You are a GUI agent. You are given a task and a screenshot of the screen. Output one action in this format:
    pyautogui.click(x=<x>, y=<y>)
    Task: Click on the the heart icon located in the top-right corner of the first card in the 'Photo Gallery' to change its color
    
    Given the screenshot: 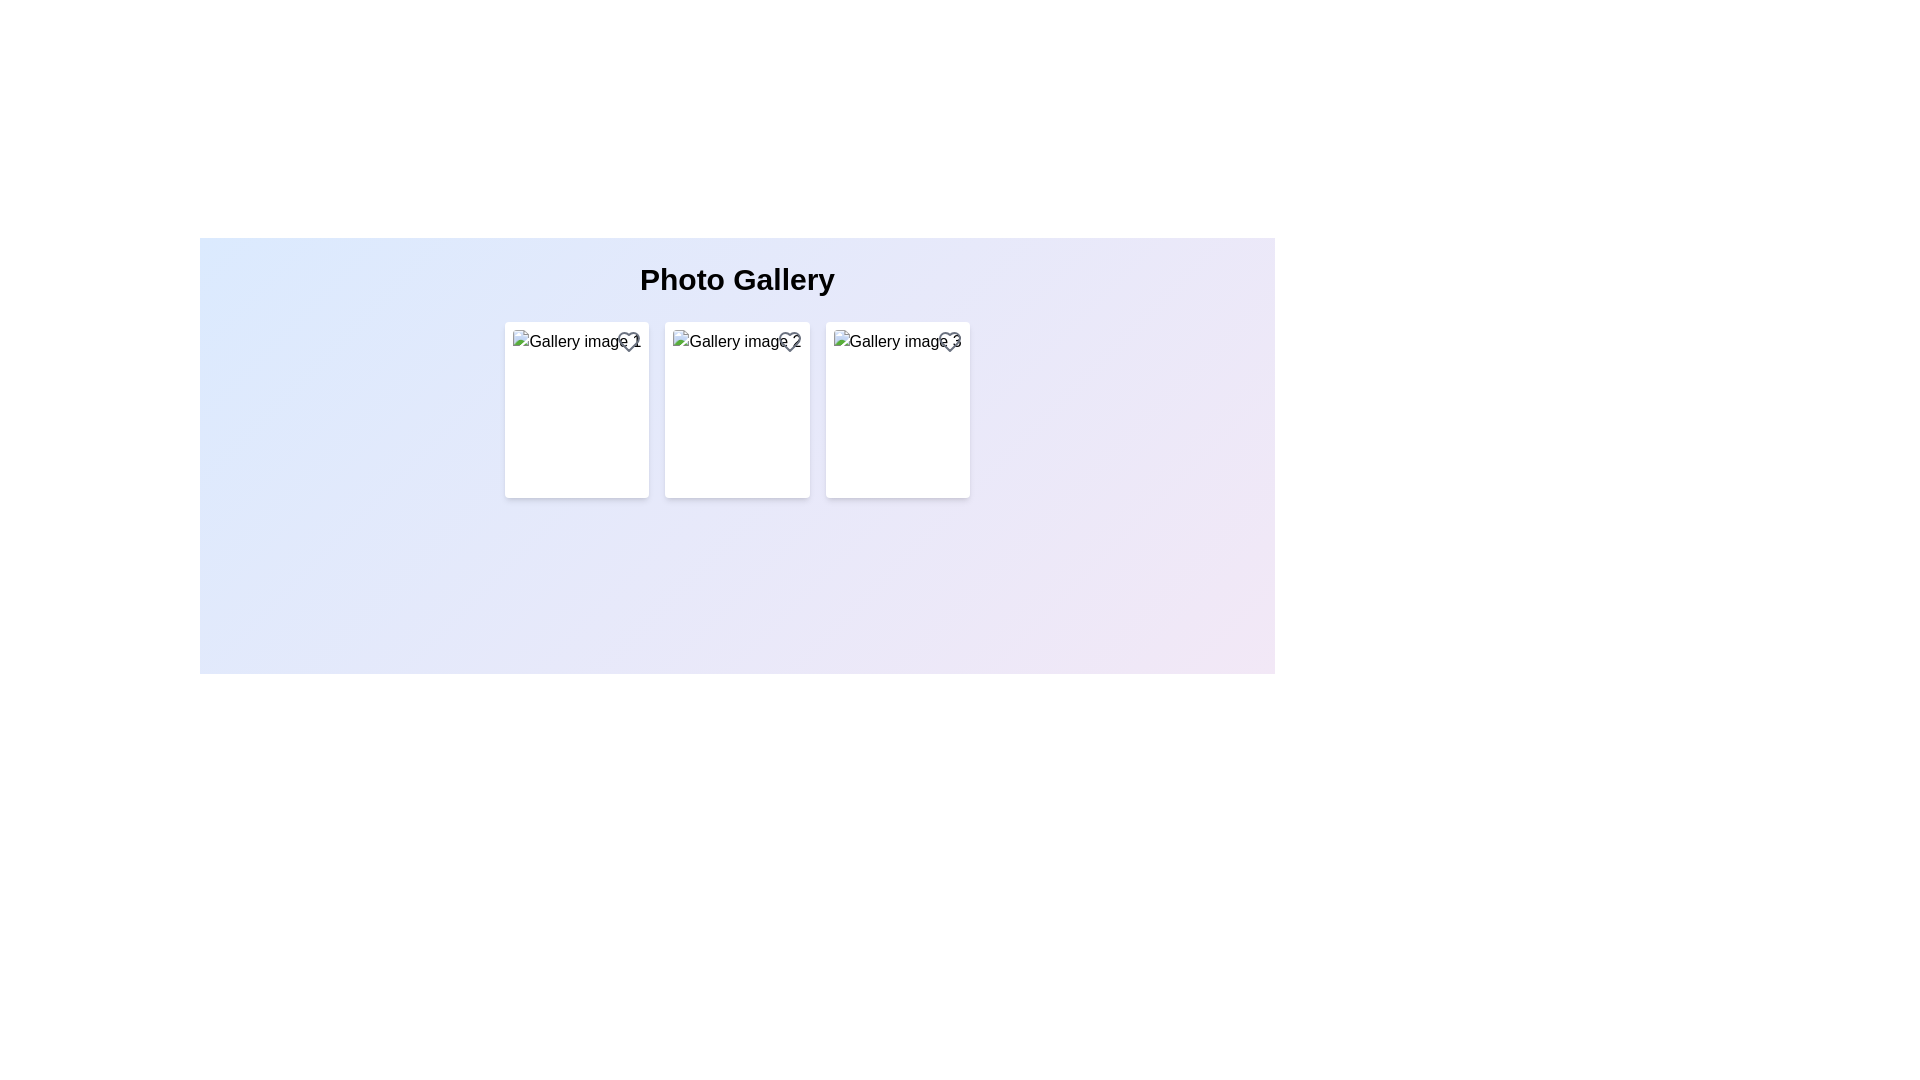 What is the action you would take?
    pyautogui.click(x=628, y=341)
    